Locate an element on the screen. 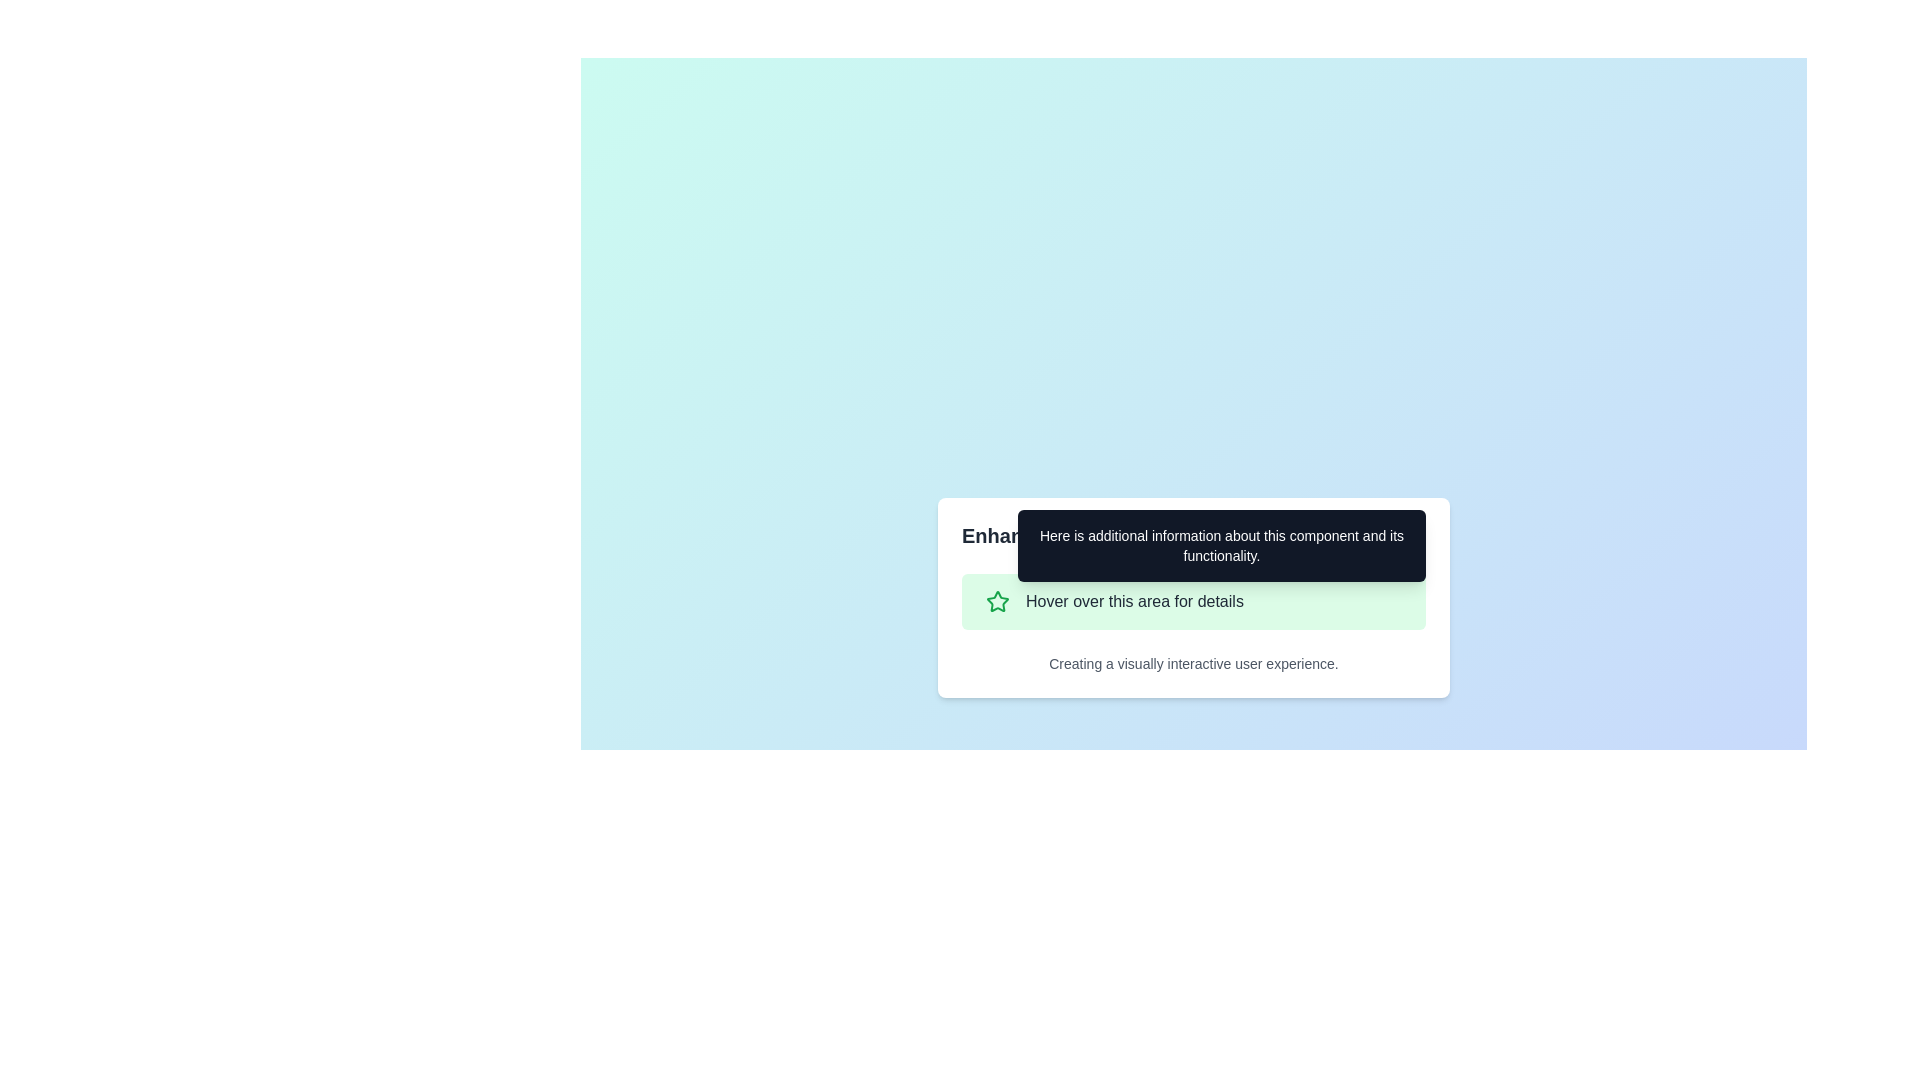  the star-shaped icon with a green outline located at the center-bottom area of the main interface, which is part of an informational card component is located at coordinates (998, 600).